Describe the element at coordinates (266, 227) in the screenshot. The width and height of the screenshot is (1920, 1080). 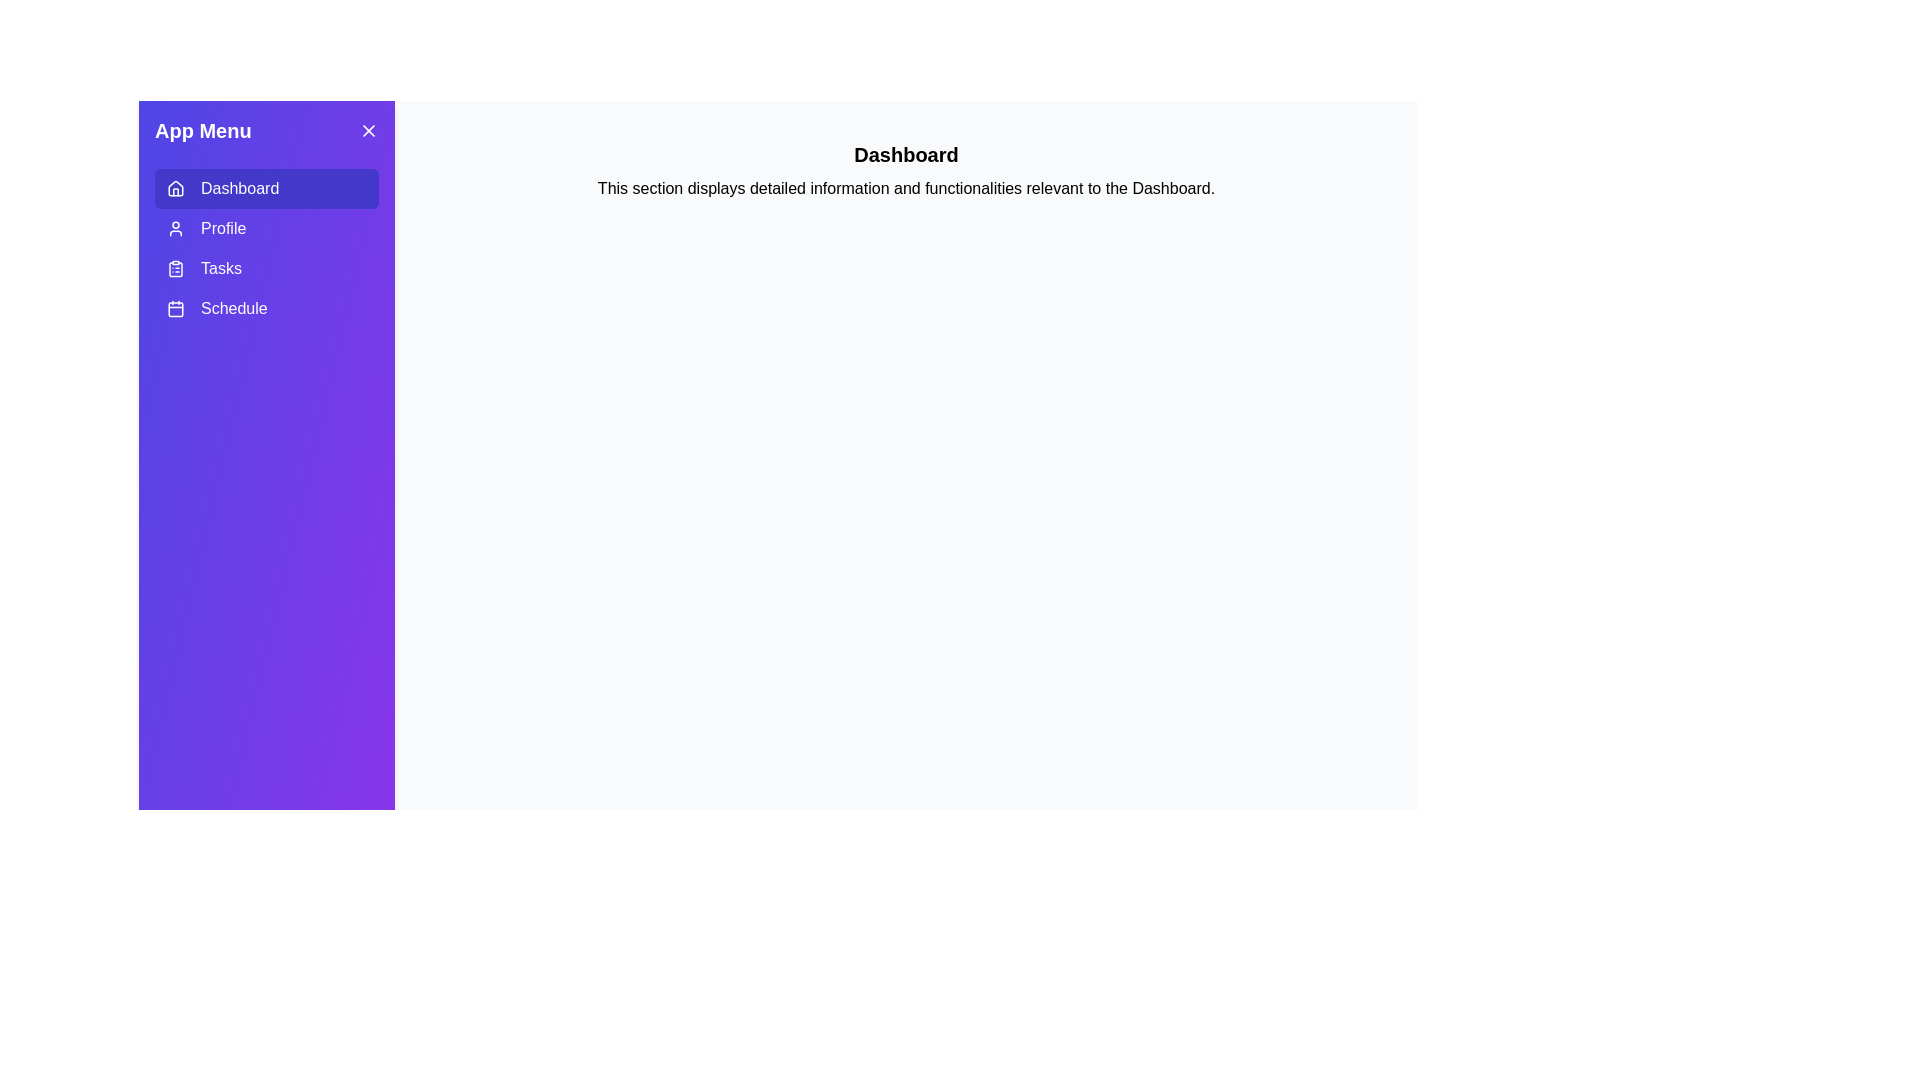
I see `the tab labeled Profile to switch to that tab` at that location.